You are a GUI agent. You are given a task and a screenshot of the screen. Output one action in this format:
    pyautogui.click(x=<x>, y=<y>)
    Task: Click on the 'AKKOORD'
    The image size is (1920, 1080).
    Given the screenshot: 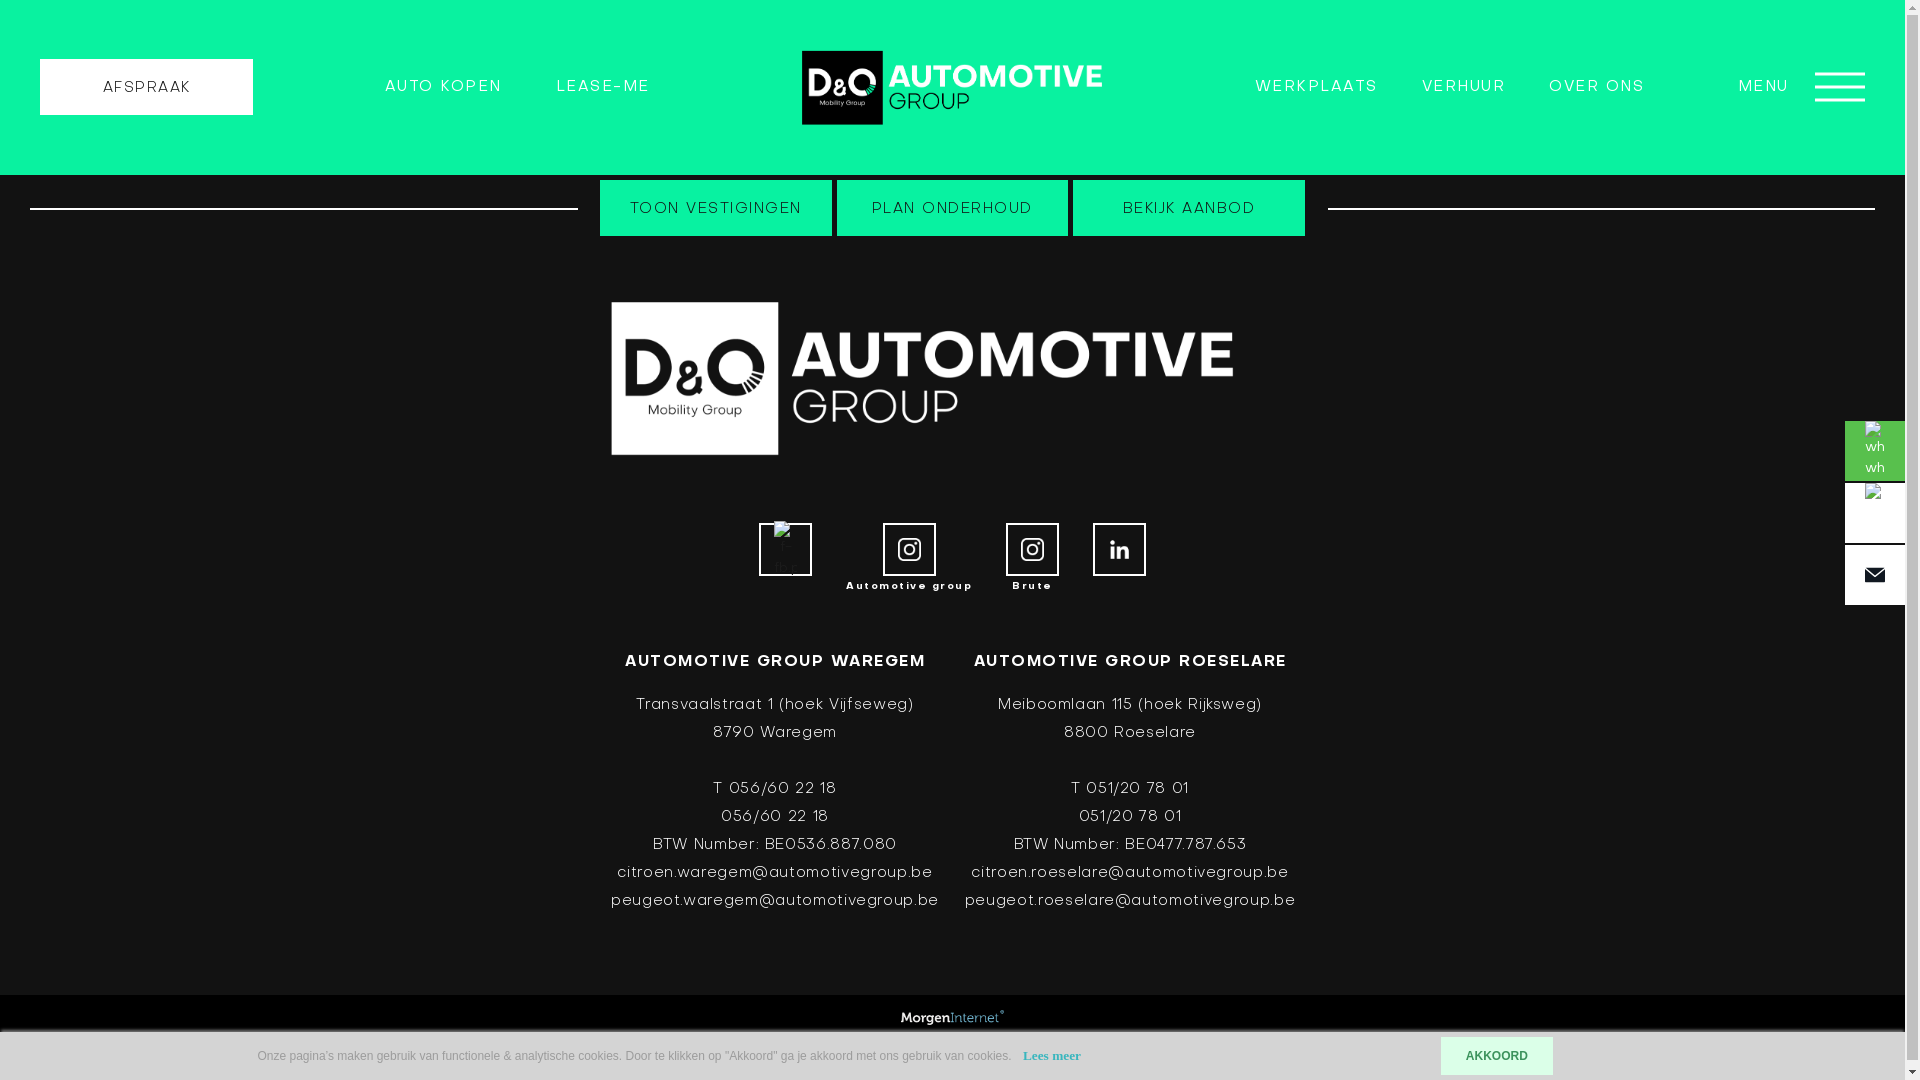 What is the action you would take?
    pyautogui.click(x=1440, y=1055)
    